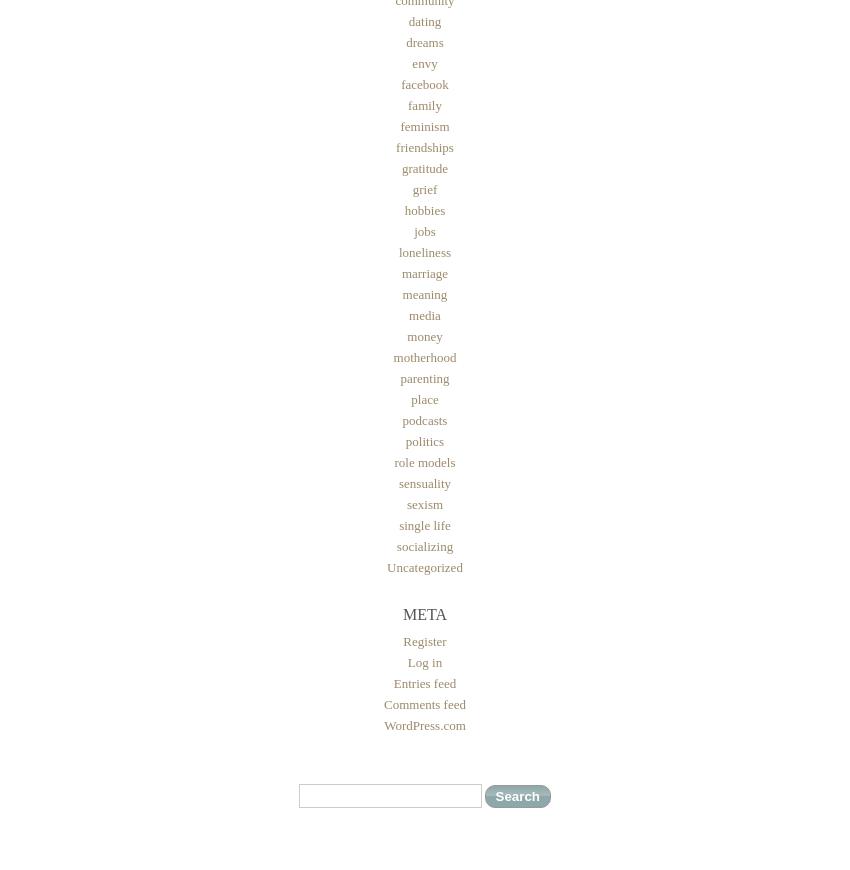  What do you see at coordinates (424, 231) in the screenshot?
I see `'jobs'` at bounding box center [424, 231].